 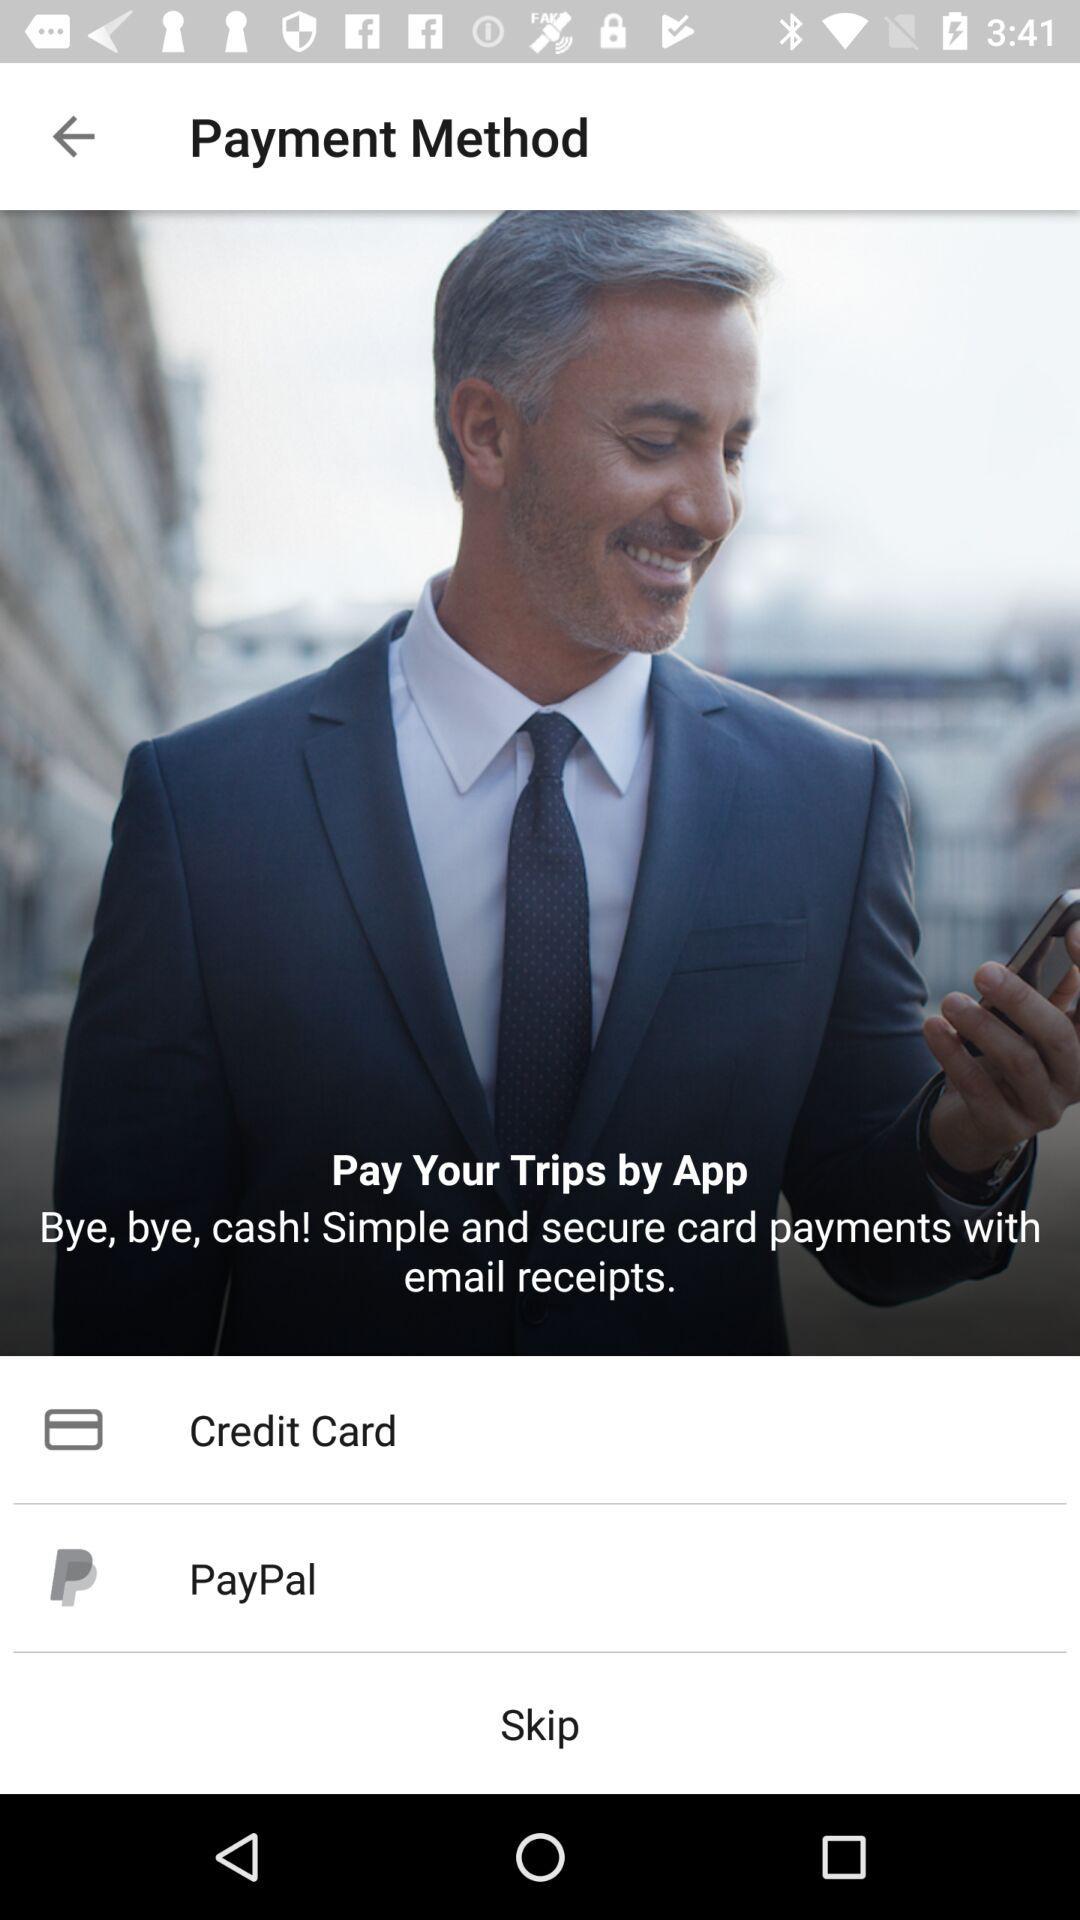 What do you see at coordinates (72, 135) in the screenshot?
I see `the item next to the payment method item` at bounding box center [72, 135].